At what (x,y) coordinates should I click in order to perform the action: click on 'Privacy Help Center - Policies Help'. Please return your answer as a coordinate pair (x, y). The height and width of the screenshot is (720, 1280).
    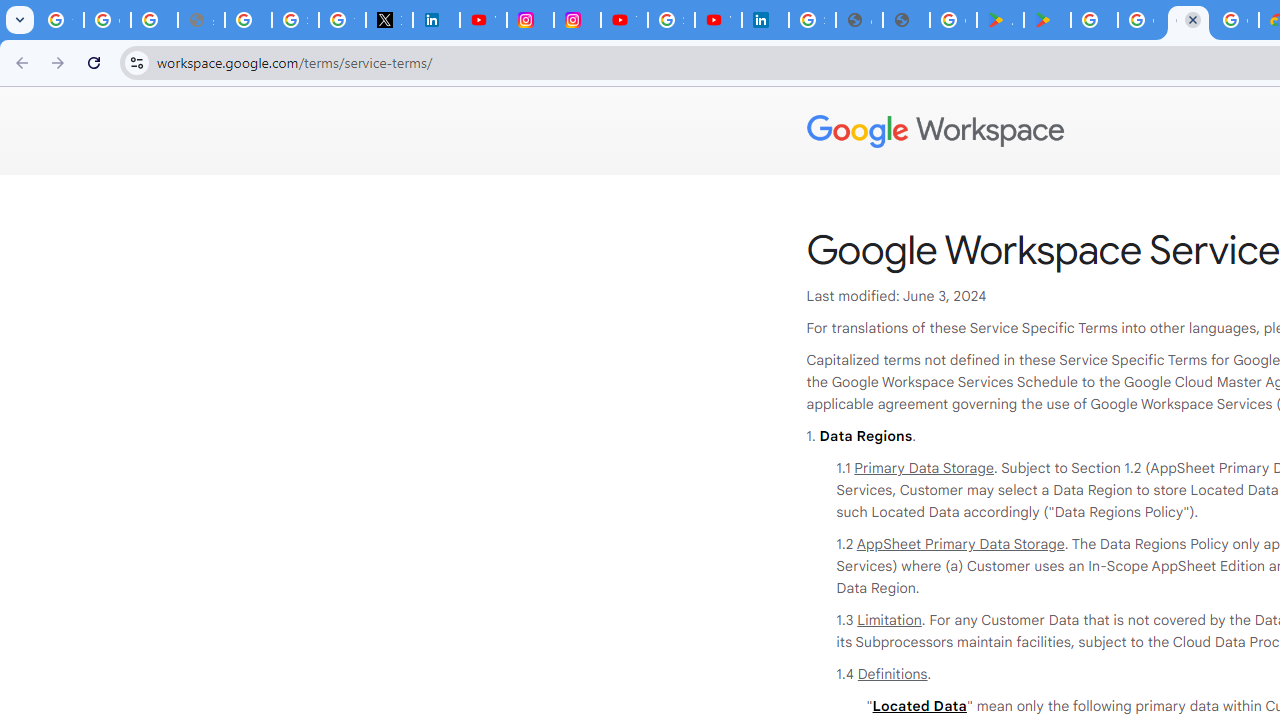
    Looking at the image, I should click on (247, 20).